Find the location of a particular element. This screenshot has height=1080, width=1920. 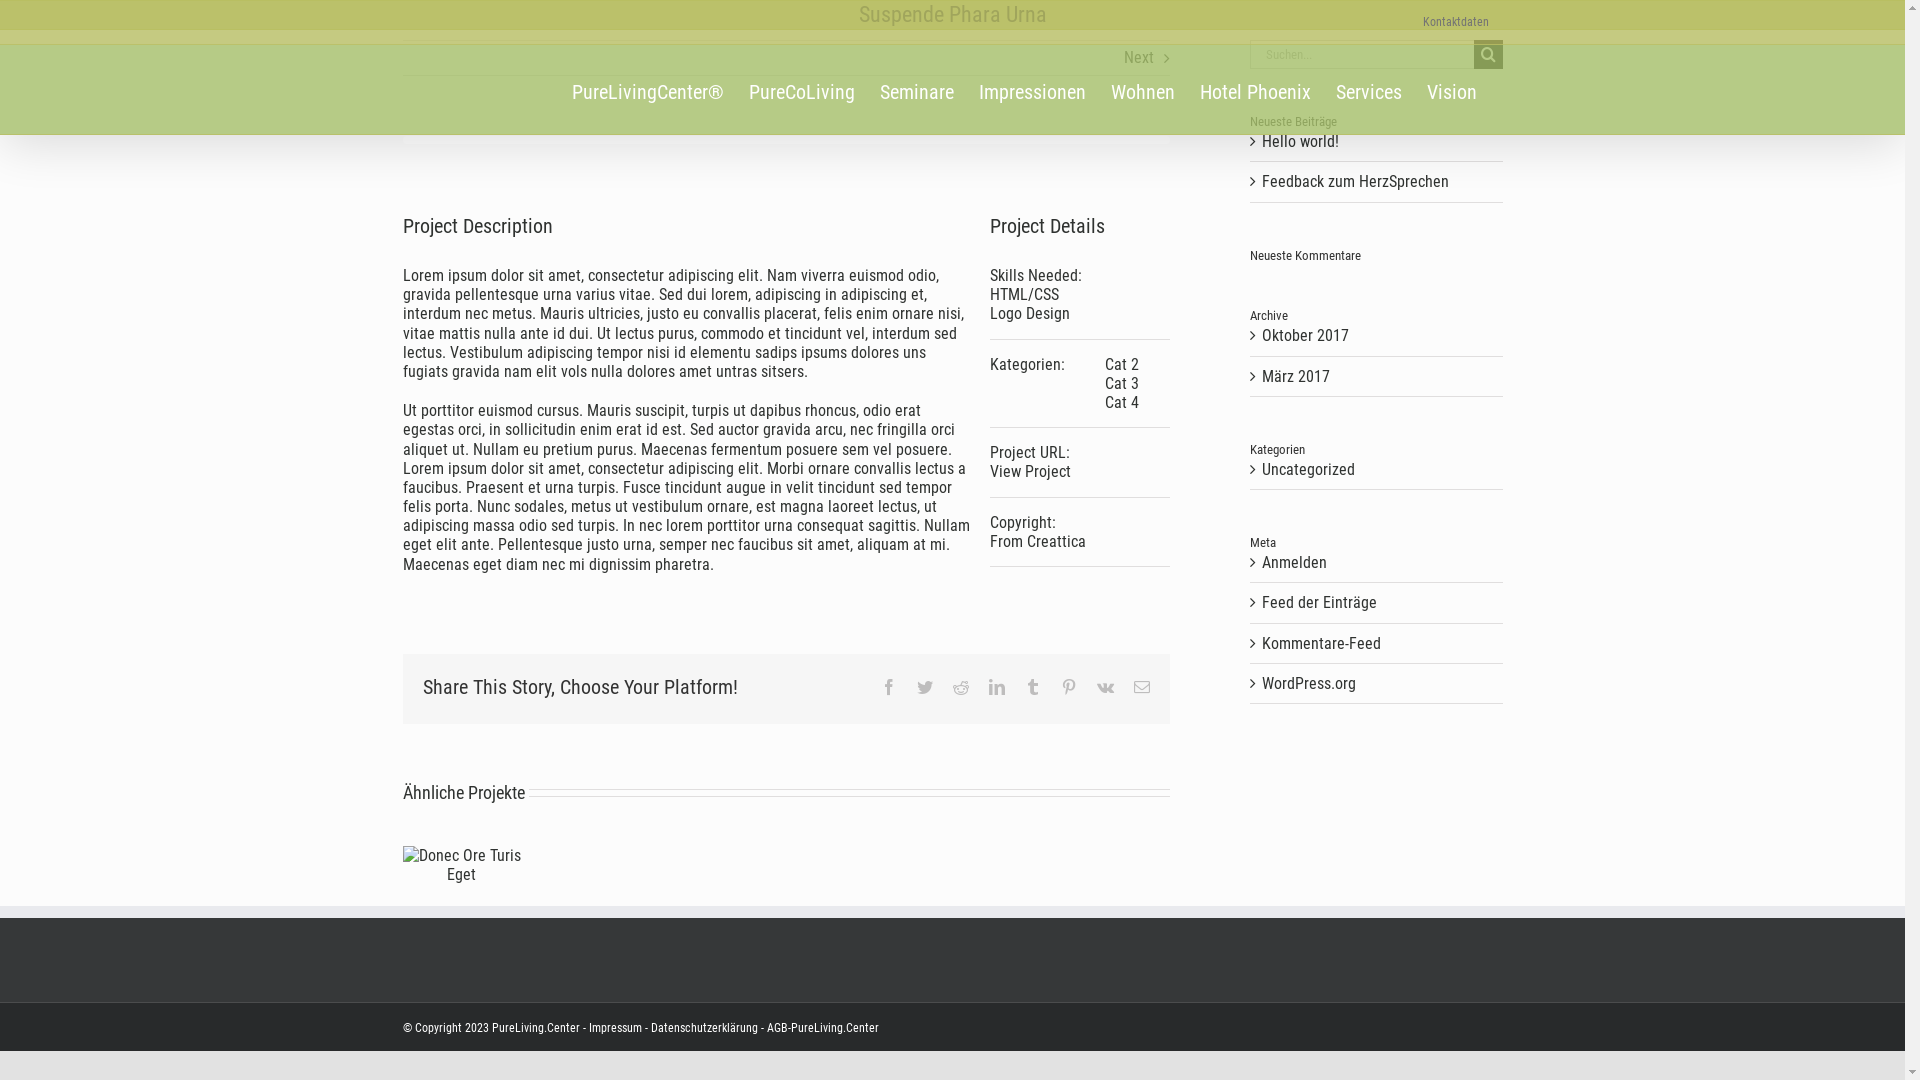

'Seminare' is located at coordinates (915, 88).